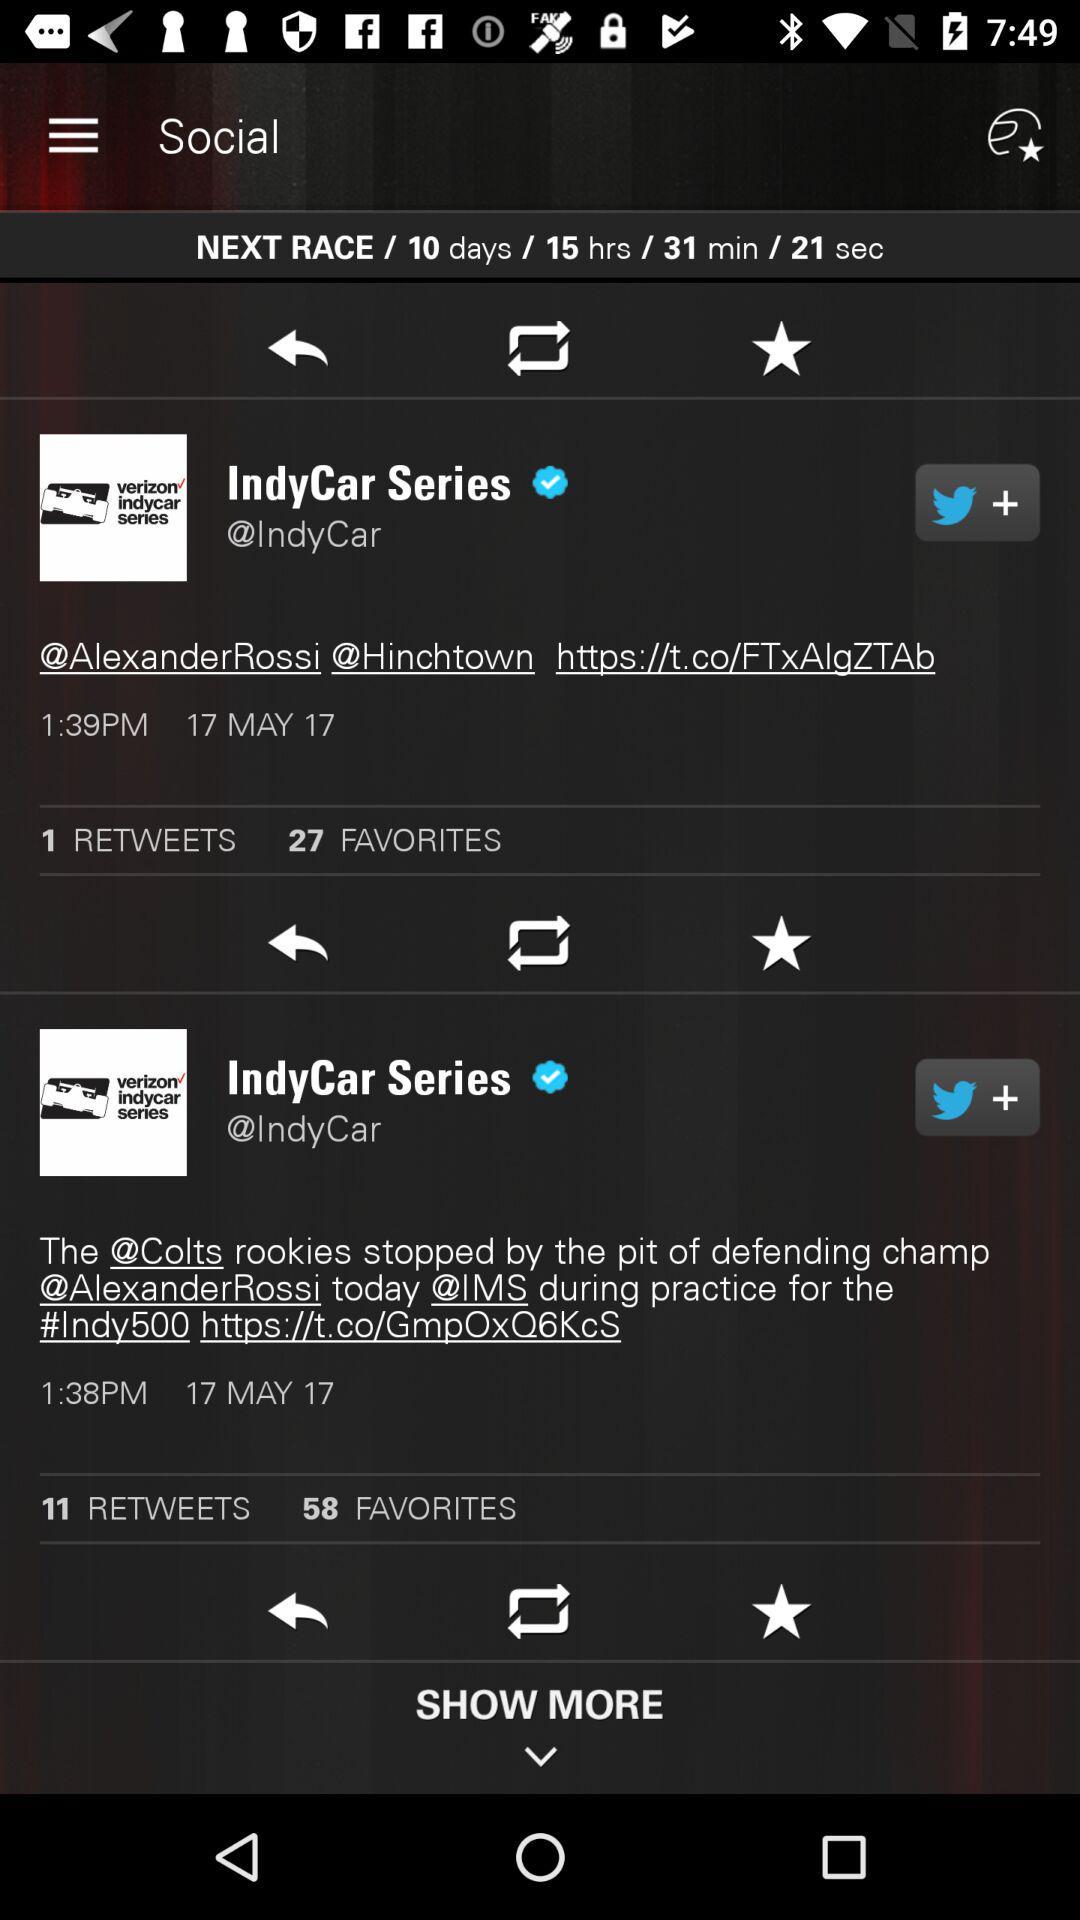 The image size is (1080, 1920). I want to click on go back, so click(297, 354).